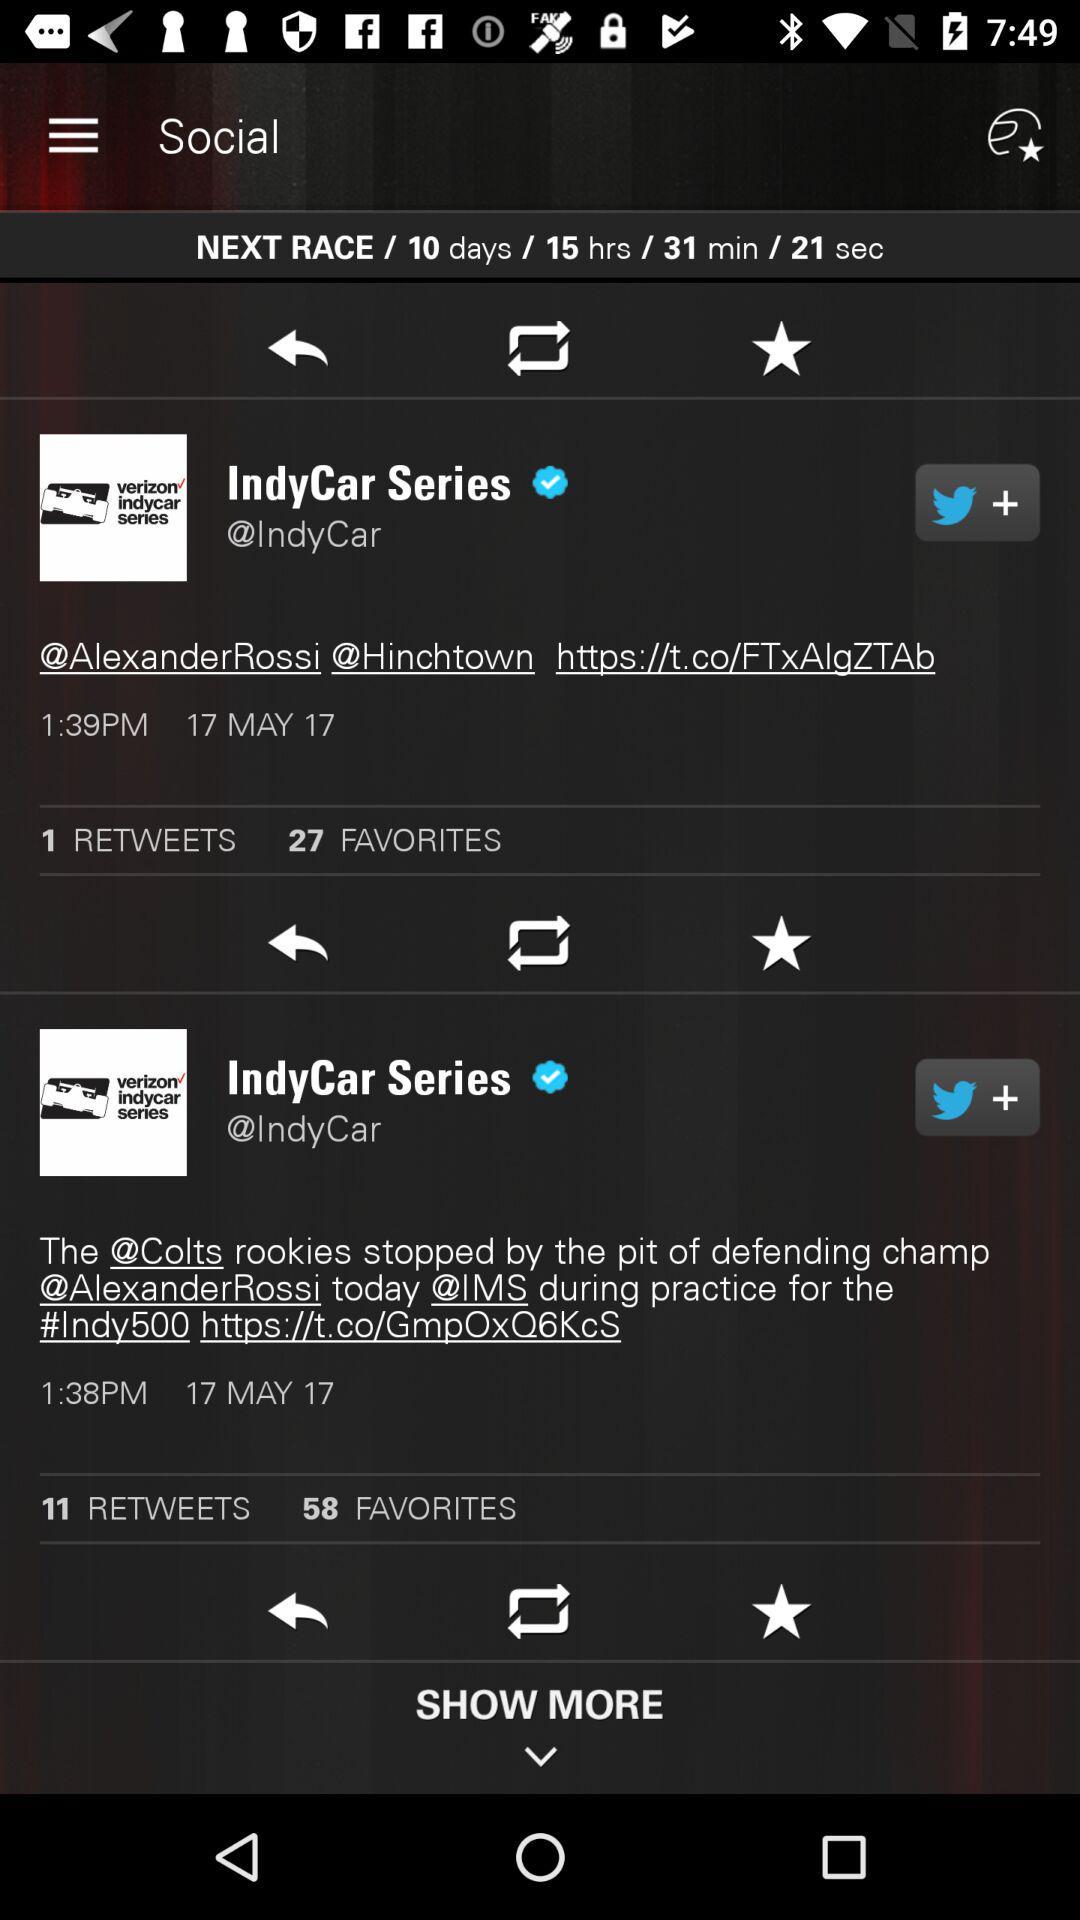 The image size is (1080, 1920). I want to click on go back, so click(297, 354).